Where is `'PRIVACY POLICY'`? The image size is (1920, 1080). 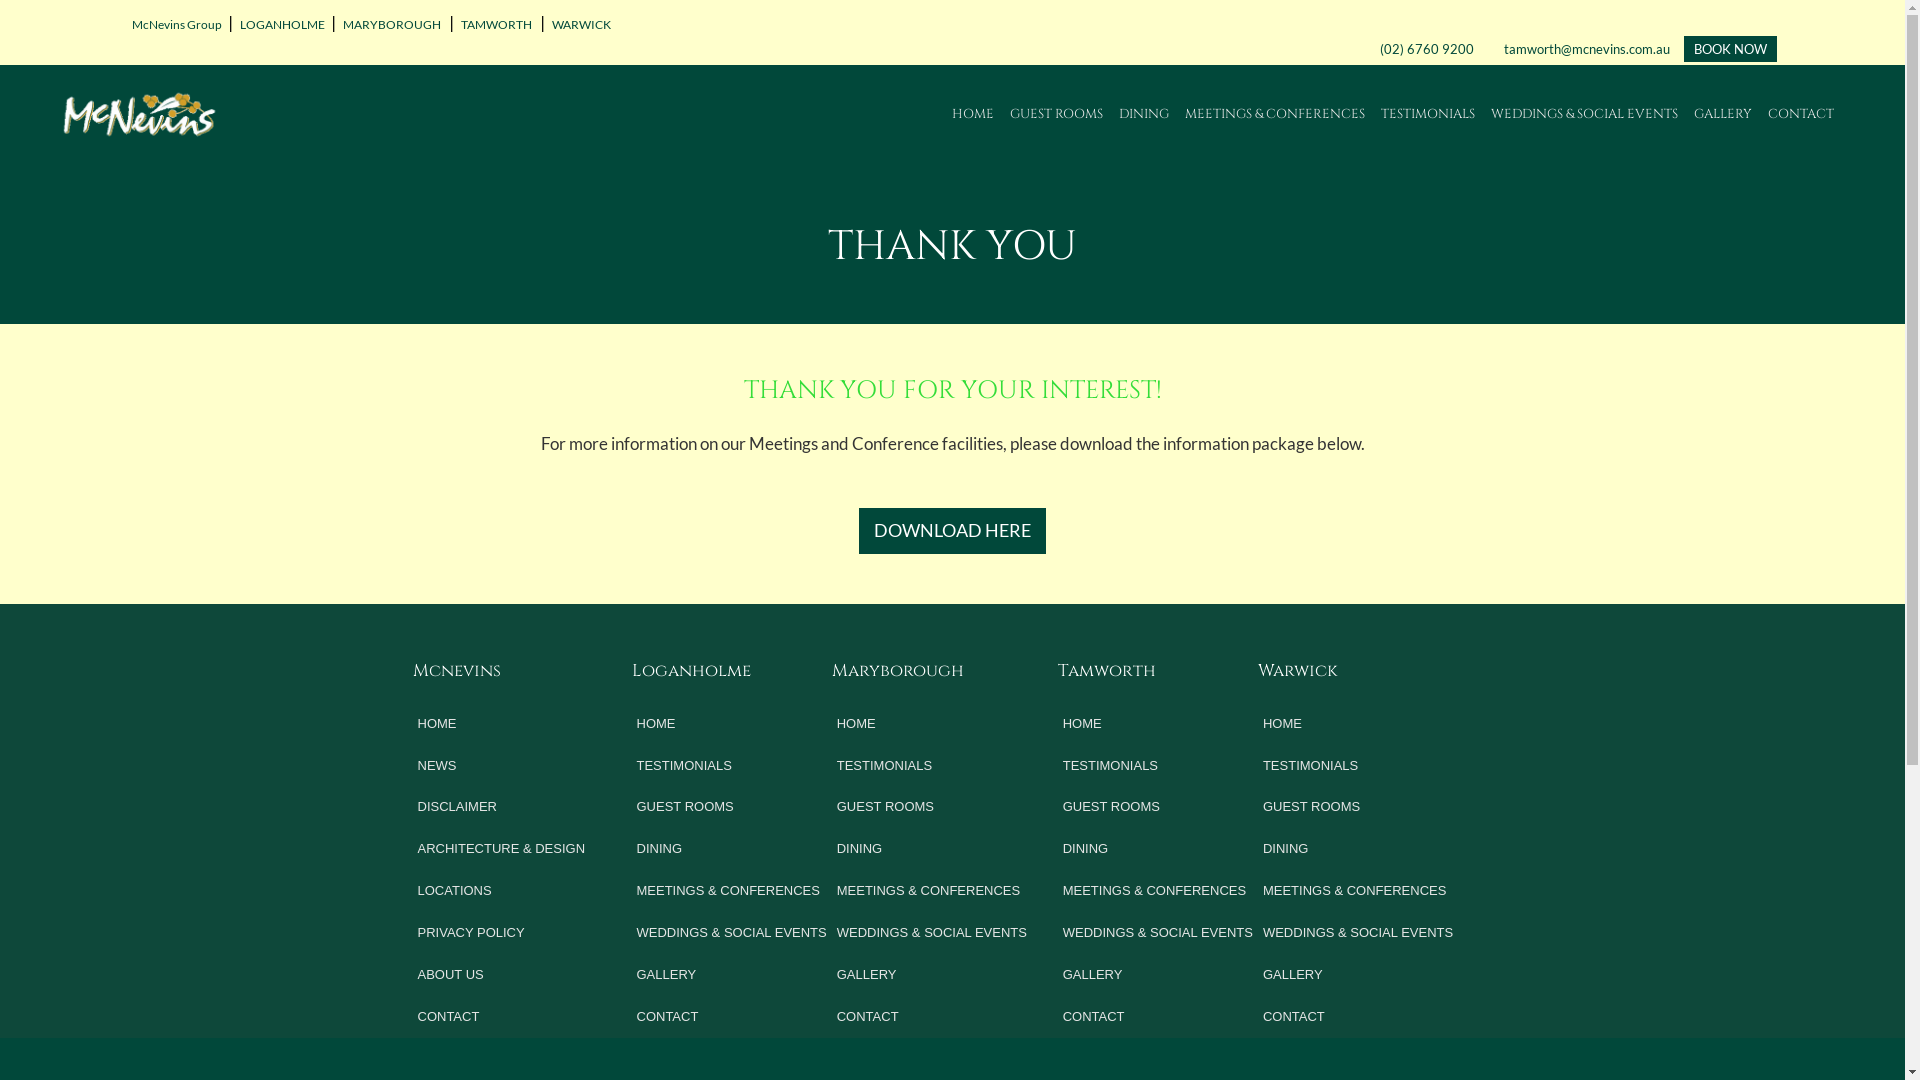
'PRIVACY POLICY' is located at coordinates (411, 933).